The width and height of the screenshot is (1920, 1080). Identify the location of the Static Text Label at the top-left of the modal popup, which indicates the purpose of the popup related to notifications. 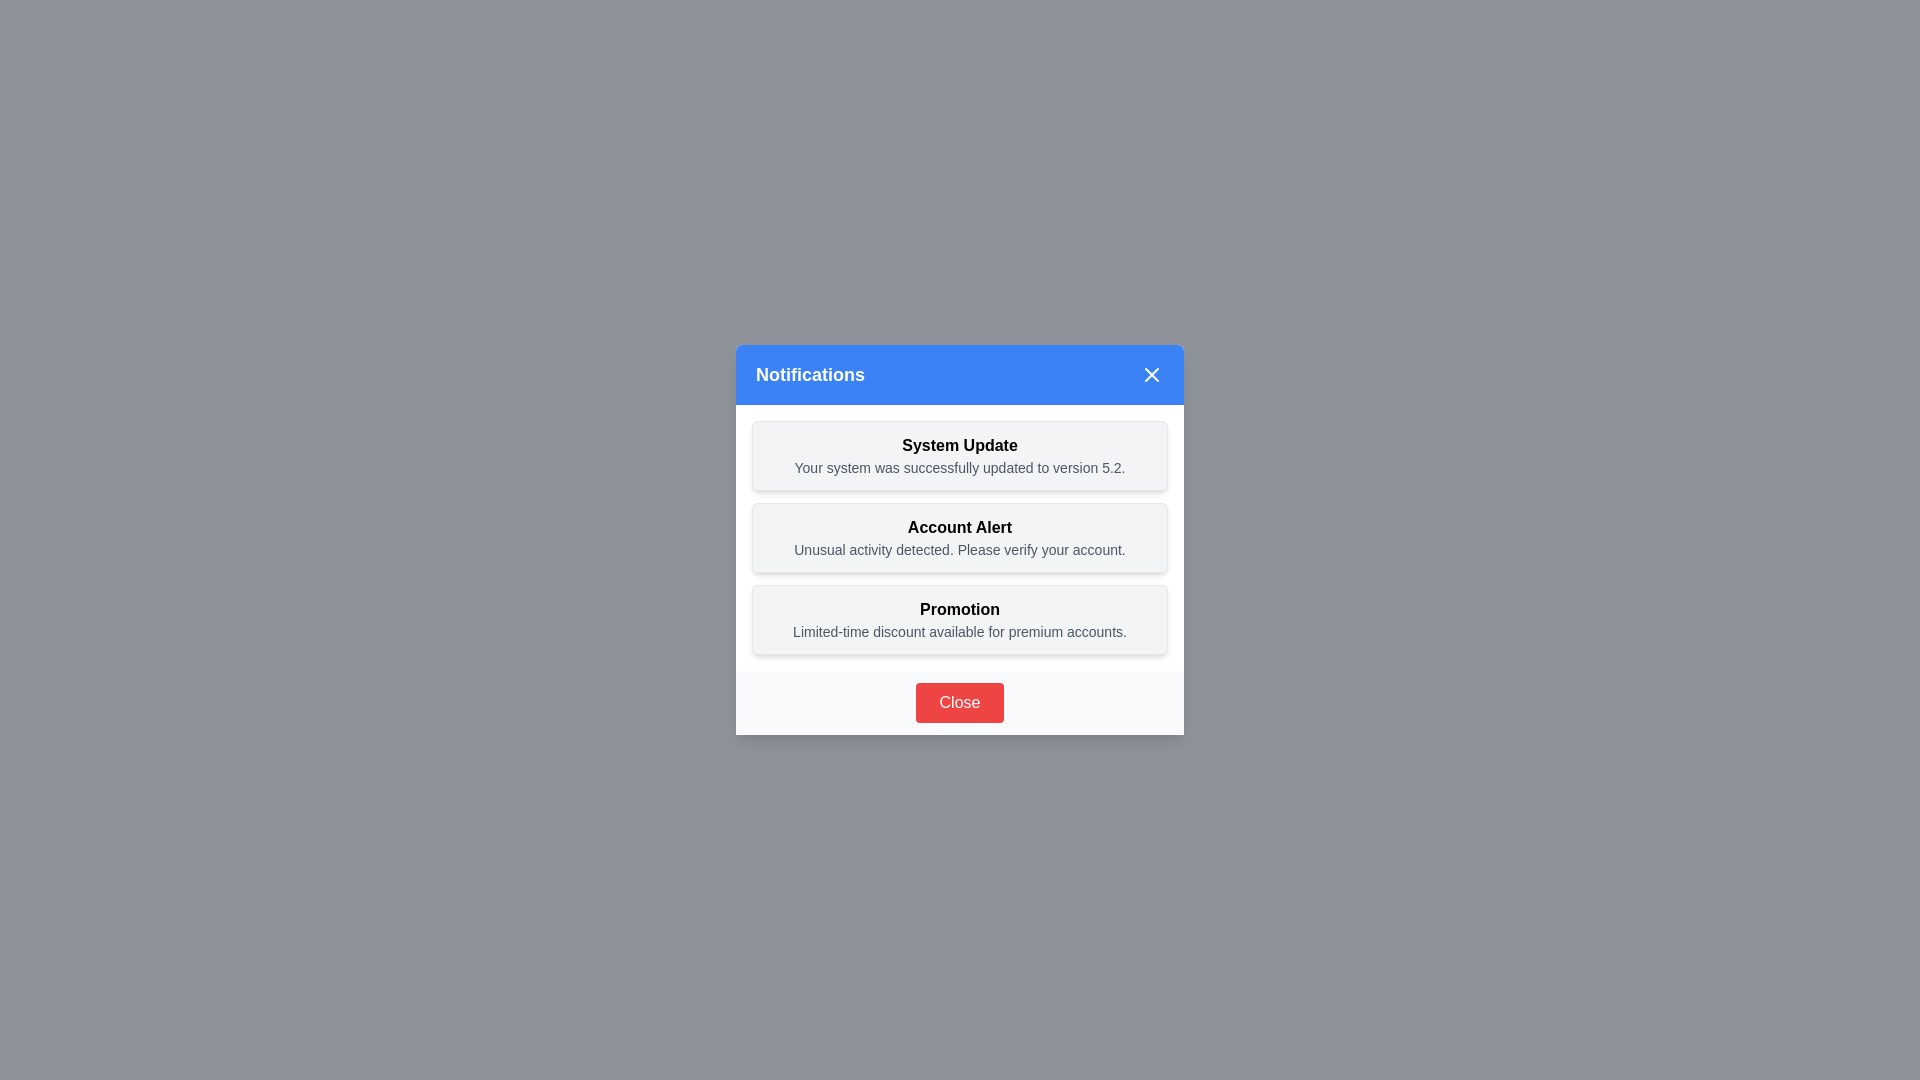
(810, 374).